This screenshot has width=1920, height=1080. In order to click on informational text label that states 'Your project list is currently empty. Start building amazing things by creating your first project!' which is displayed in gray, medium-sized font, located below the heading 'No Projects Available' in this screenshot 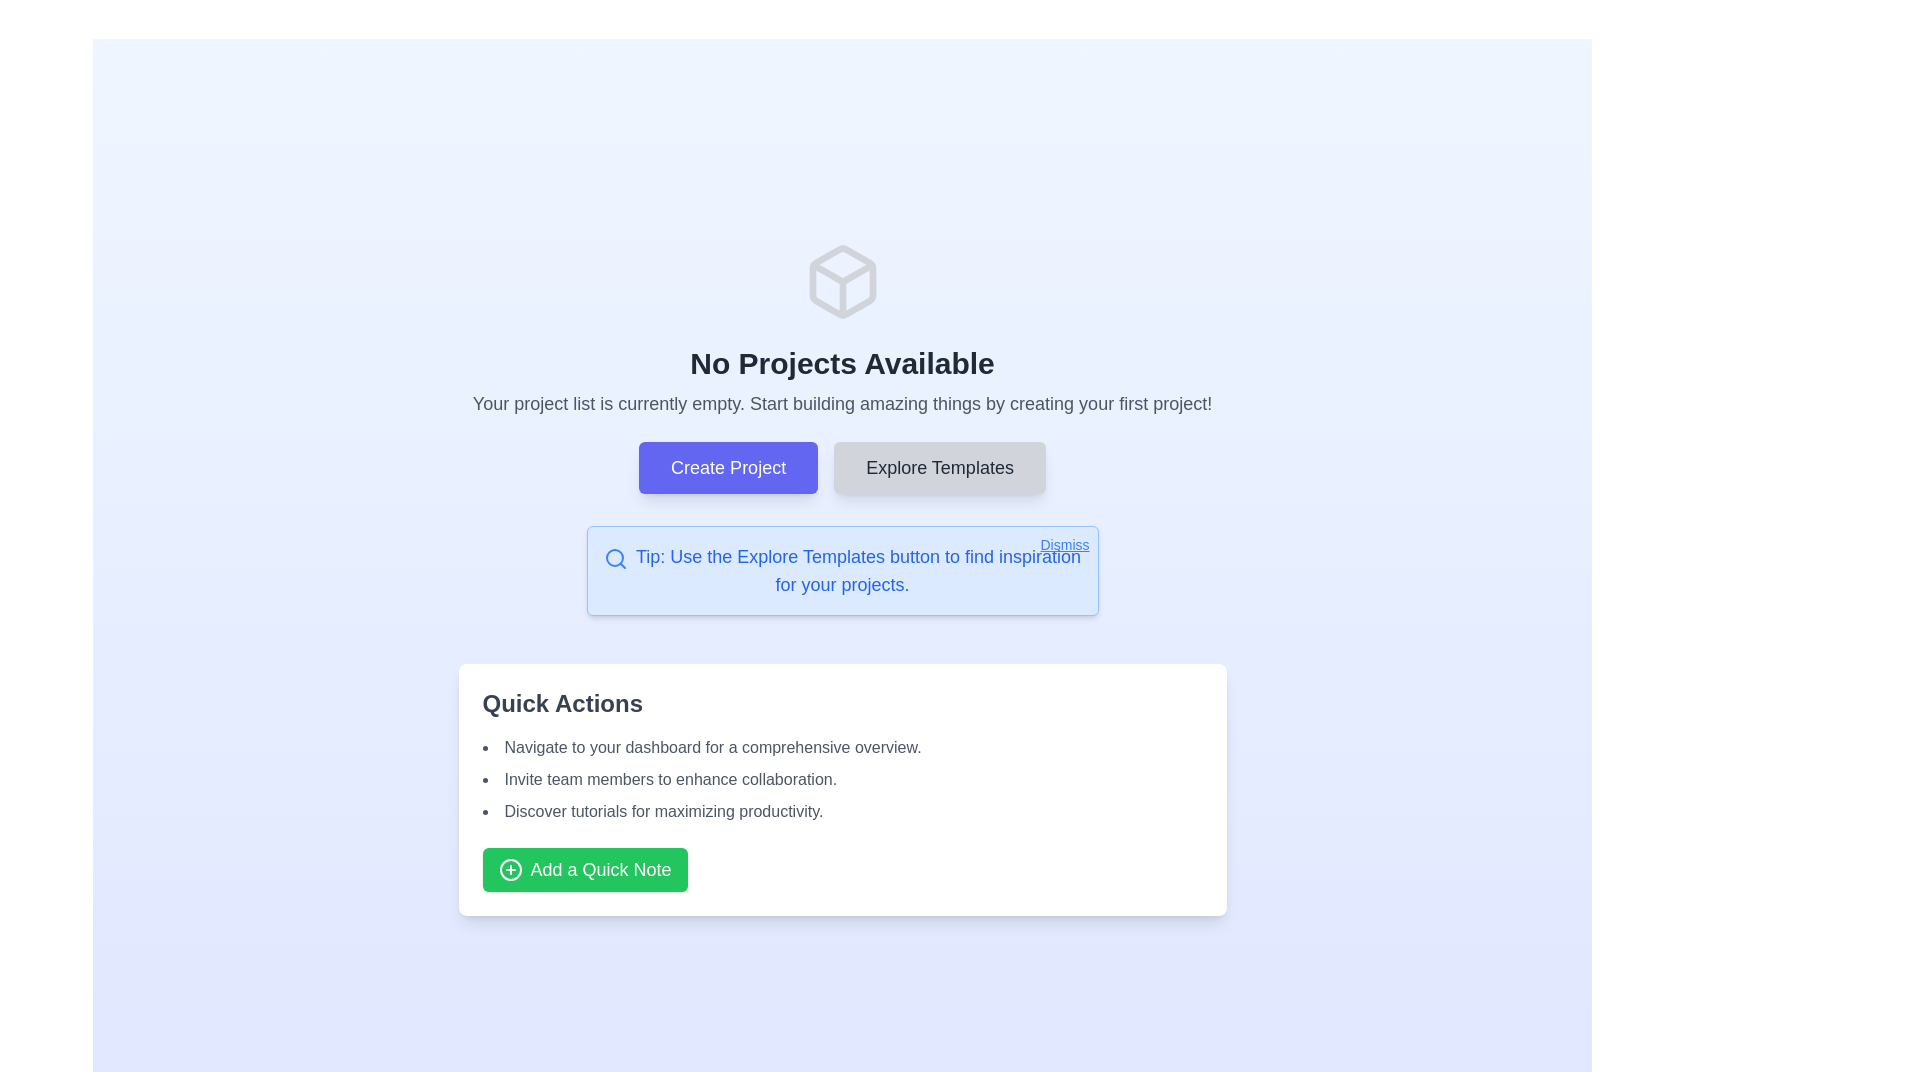, I will do `click(842, 404)`.